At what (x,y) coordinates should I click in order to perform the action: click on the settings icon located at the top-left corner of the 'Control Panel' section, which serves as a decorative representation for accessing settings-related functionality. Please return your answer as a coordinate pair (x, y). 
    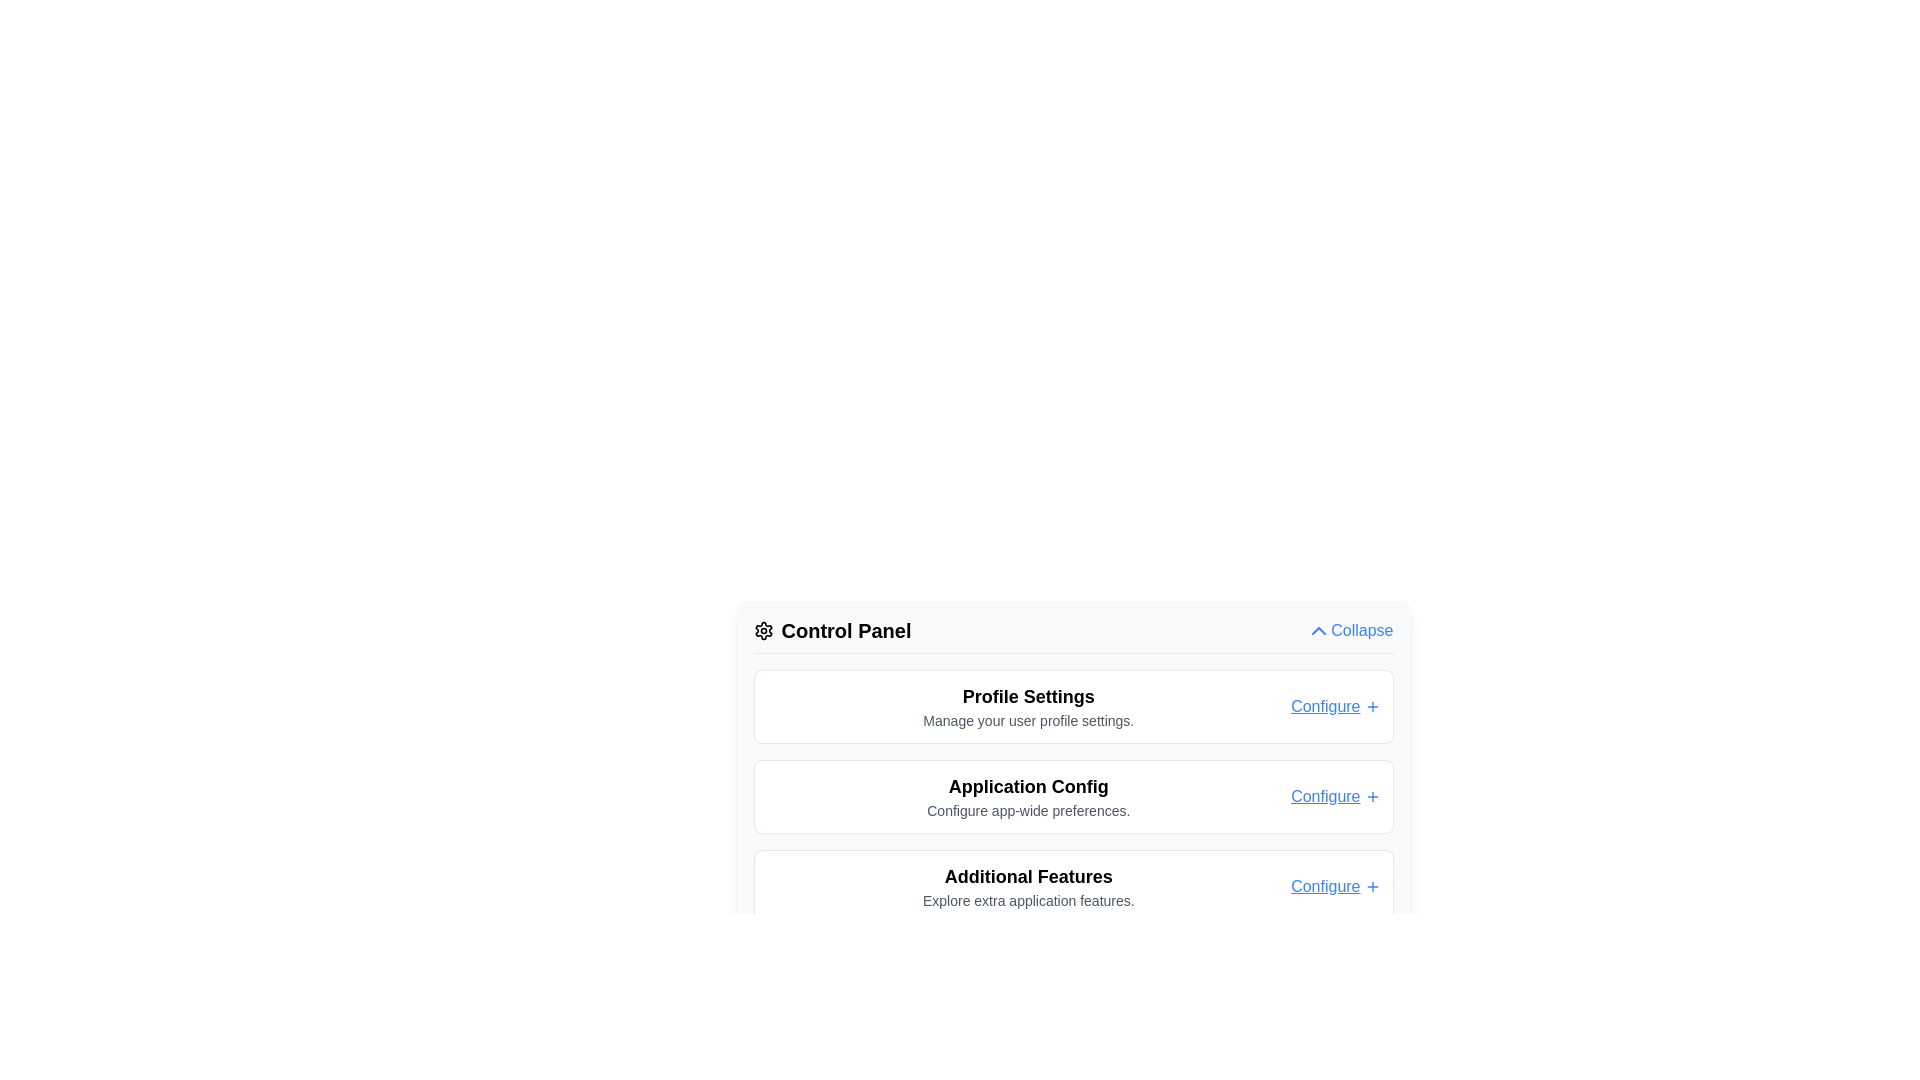
    Looking at the image, I should click on (762, 631).